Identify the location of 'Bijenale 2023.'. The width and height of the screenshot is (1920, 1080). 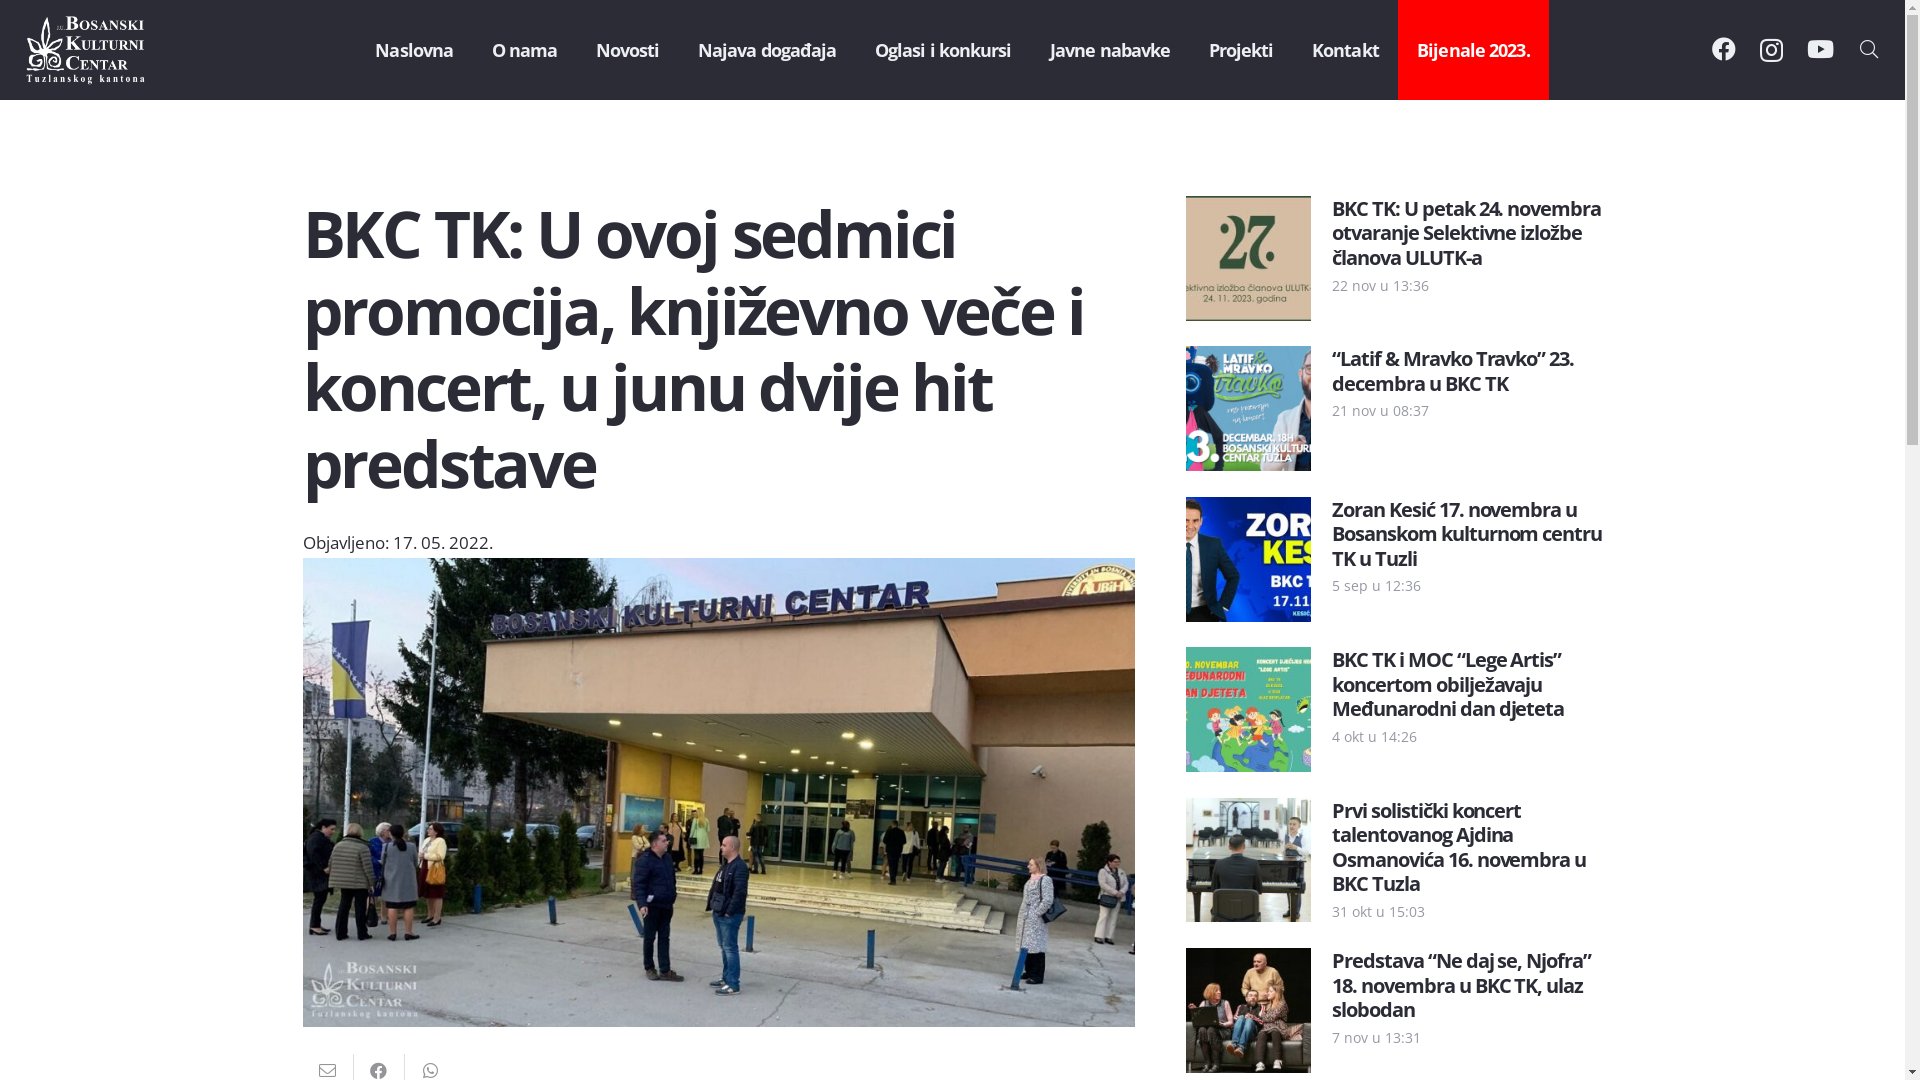
(1473, 49).